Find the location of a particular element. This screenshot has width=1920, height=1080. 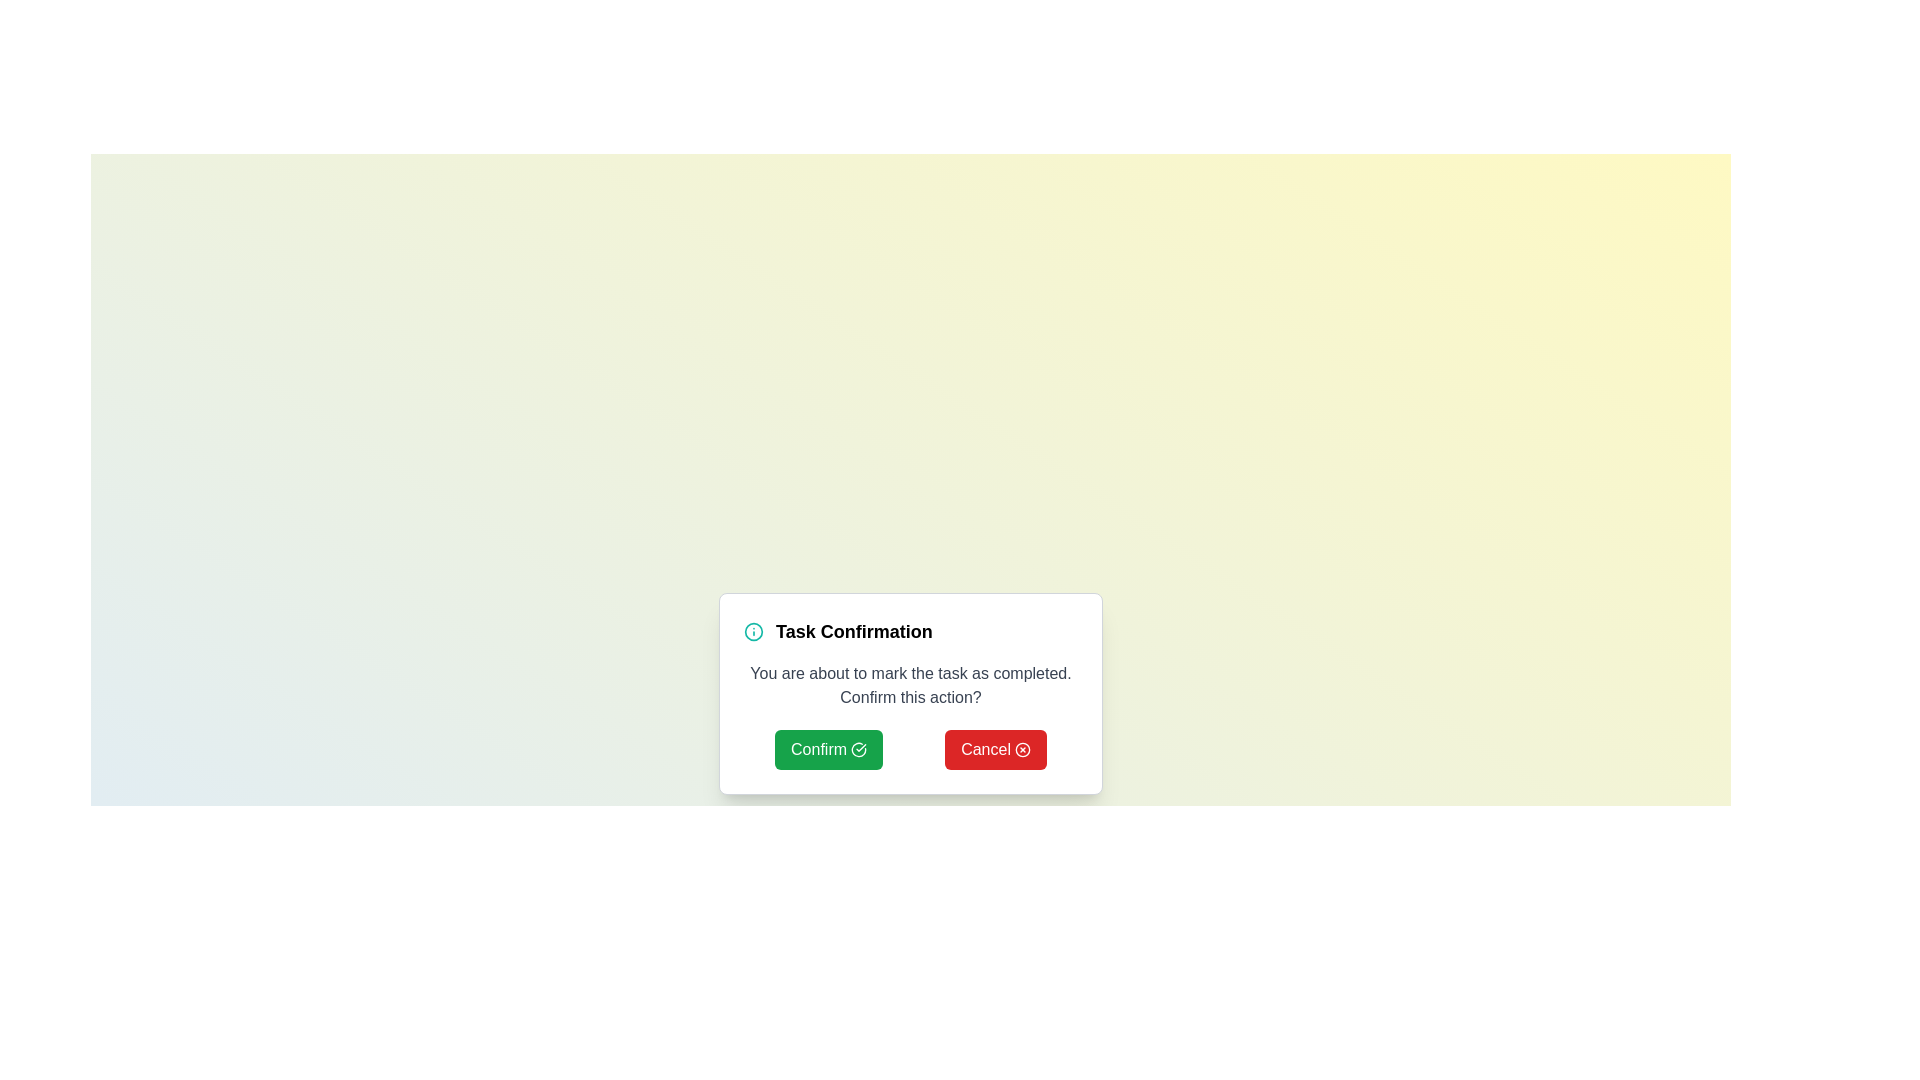

the static text label displaying 'Task Confirmation', which is prominently styled in bold and positioned in the dialog box is located at coordinates (854, 632).